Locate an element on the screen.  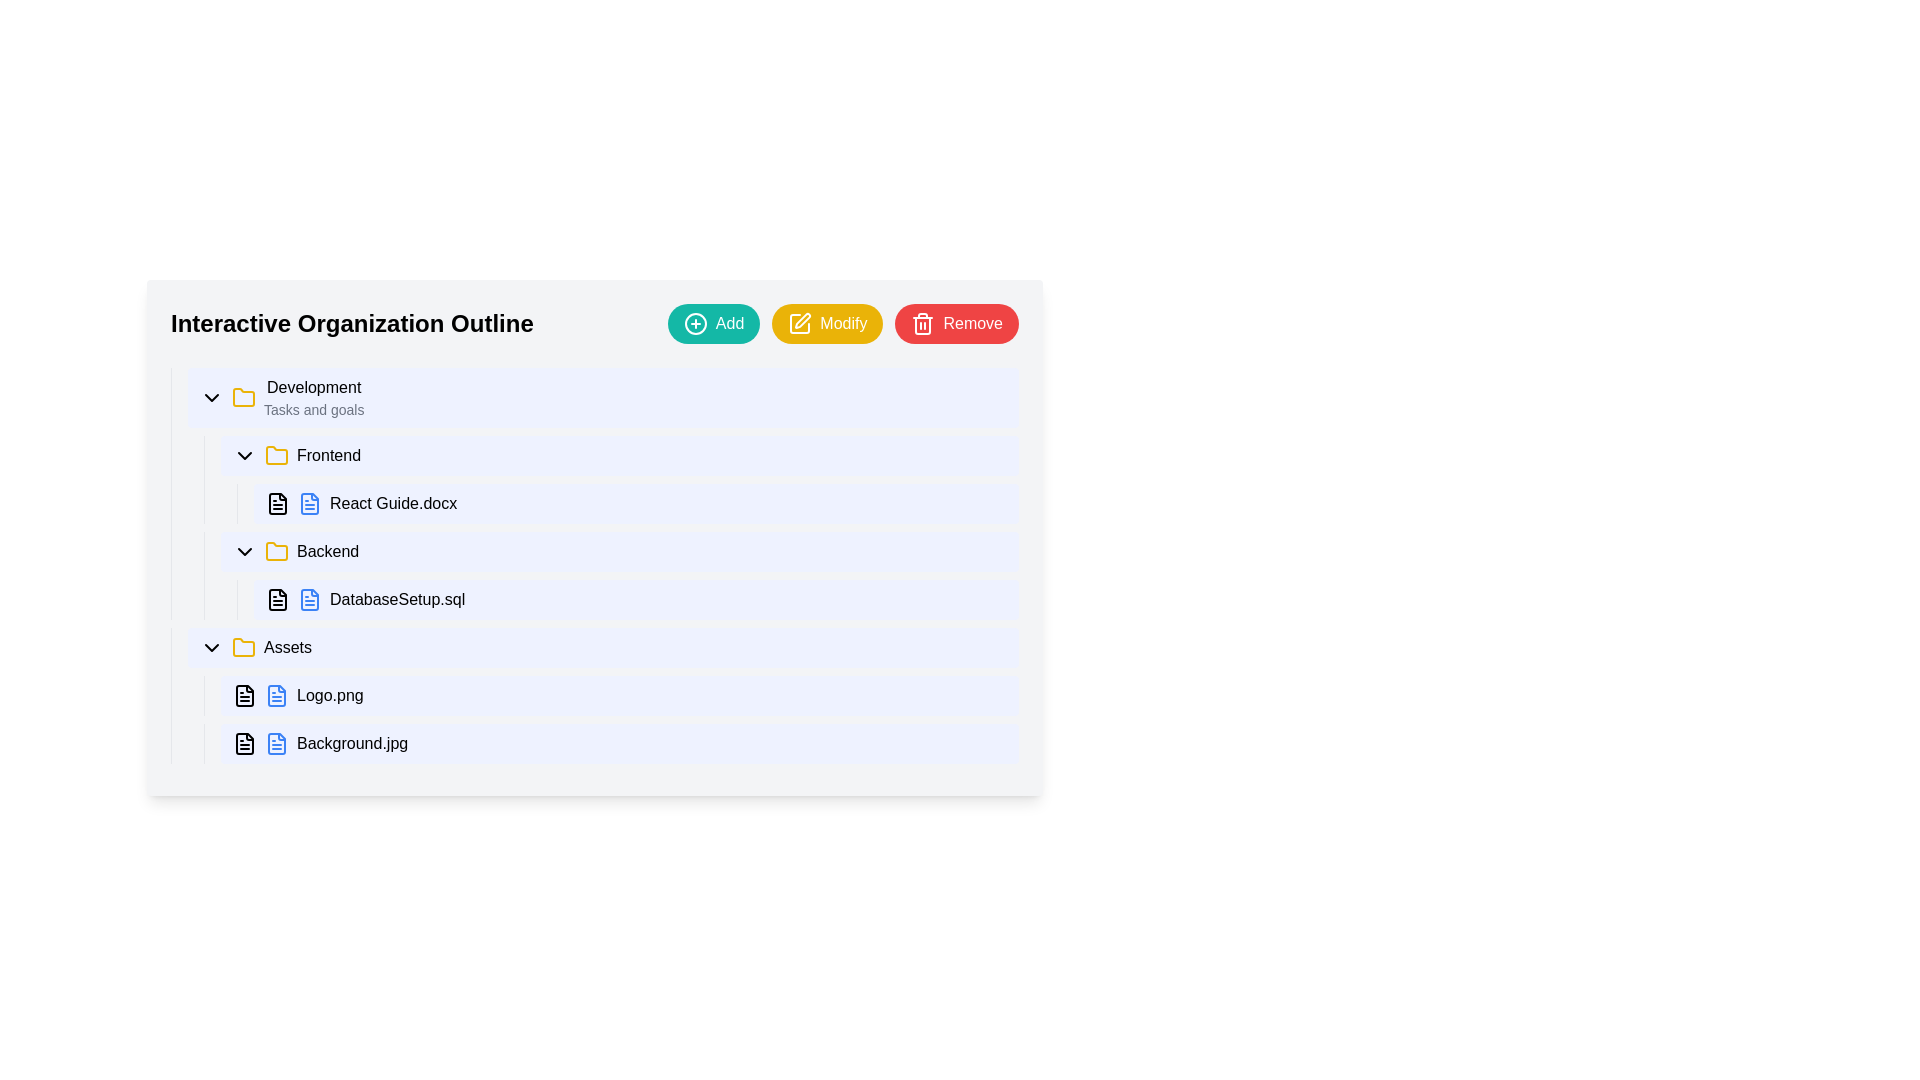
the pen icon within the 'Modify' button, which has a yellow background and is located to the left of the 'Modify' label is located at coordinates (800, 323).